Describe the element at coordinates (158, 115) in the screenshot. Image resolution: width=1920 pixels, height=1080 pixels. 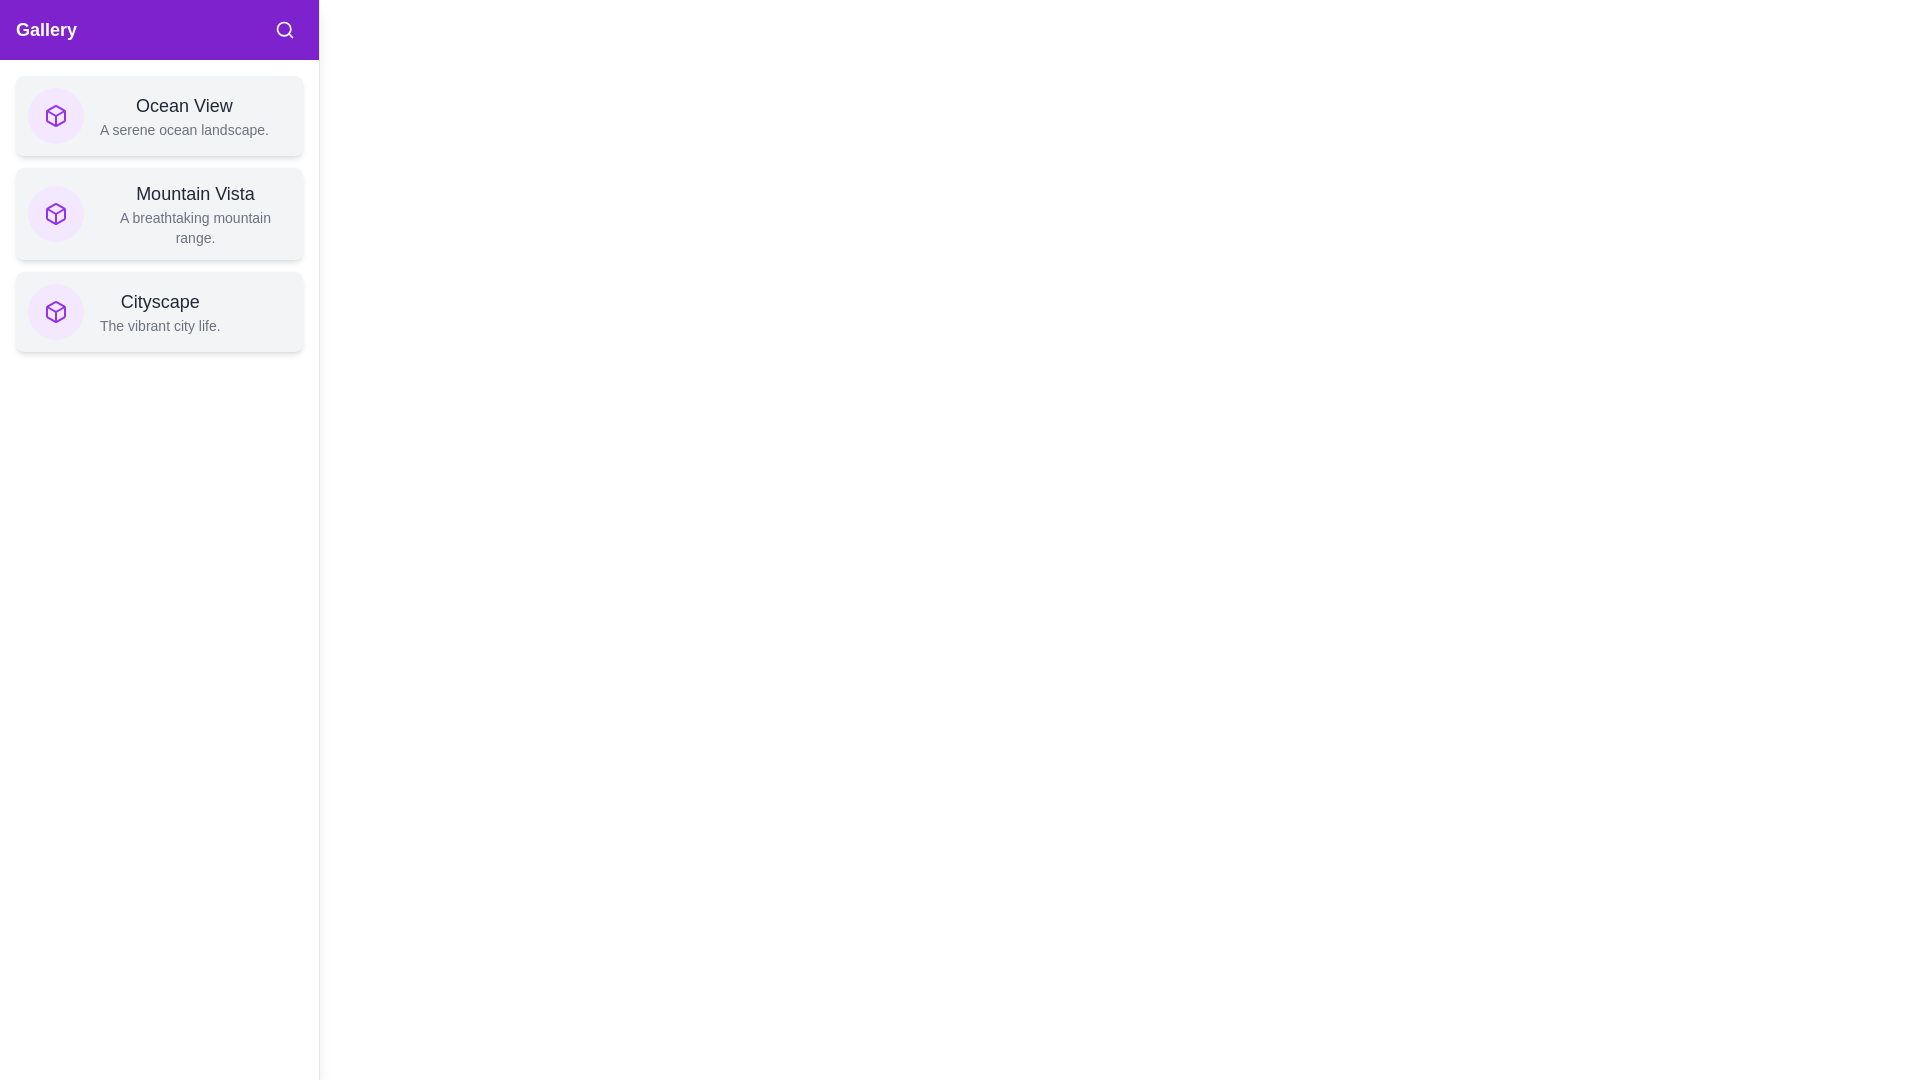
I see `the gallery item titled Ocean View` at that location.